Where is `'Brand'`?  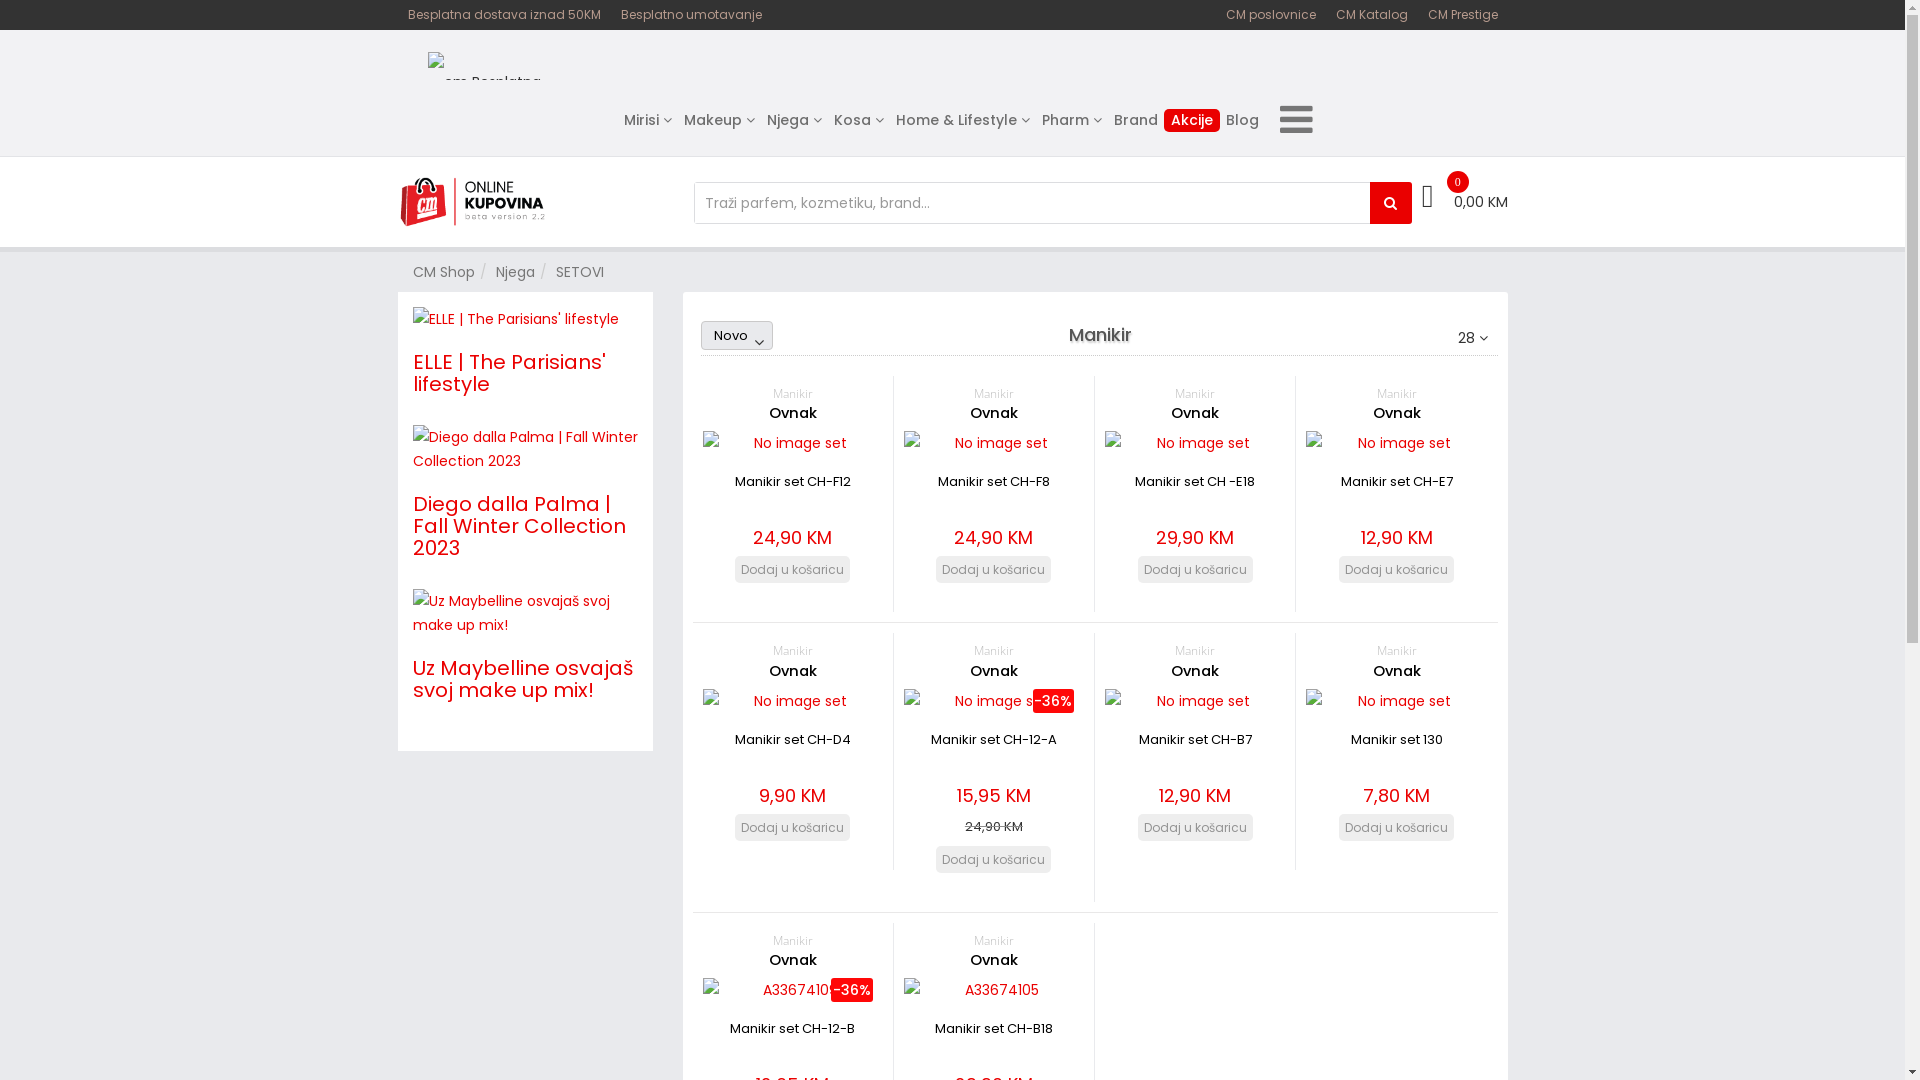
'Brand' is located at coordinates (1136, 120).